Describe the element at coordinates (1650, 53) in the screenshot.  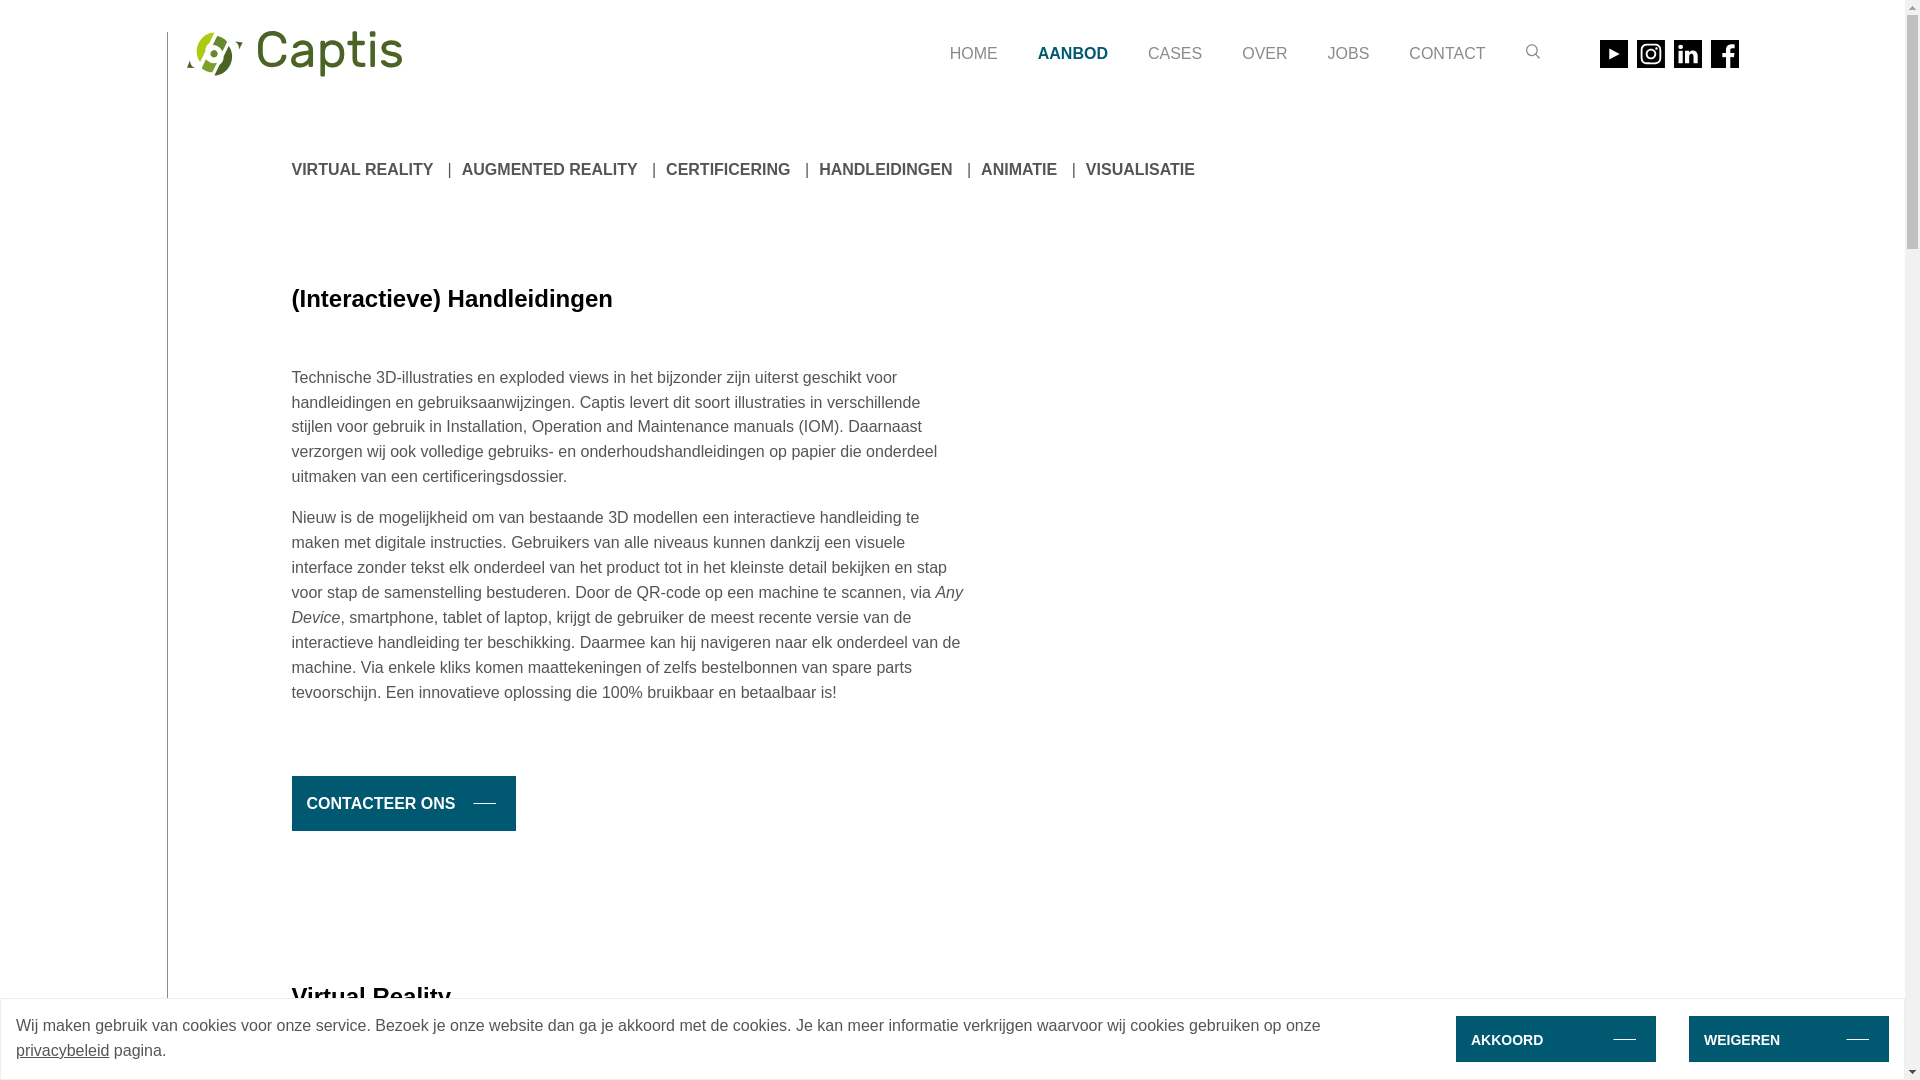
I see `'Bezoek onze Instagram pagina'` at that location.